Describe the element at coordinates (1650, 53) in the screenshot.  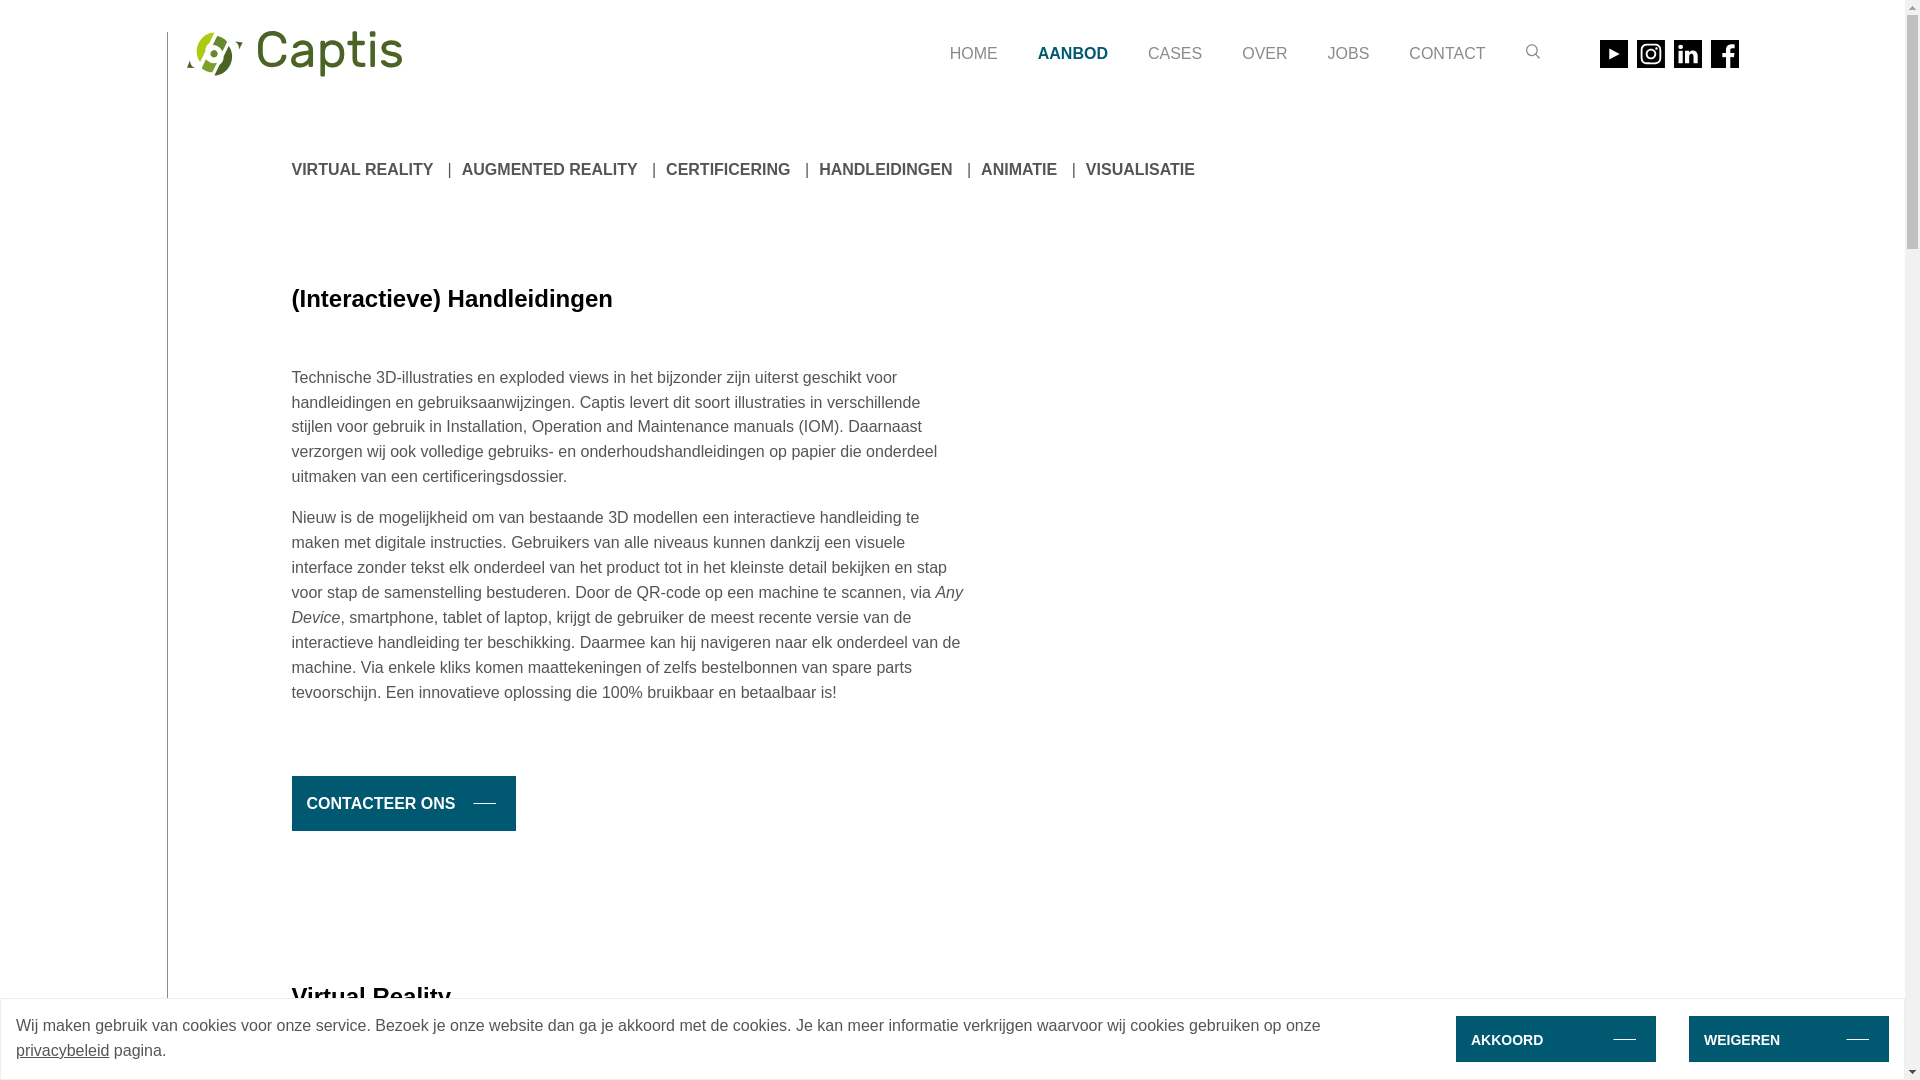
I see `'Bezoek onze Instagram pagina'` at that location.